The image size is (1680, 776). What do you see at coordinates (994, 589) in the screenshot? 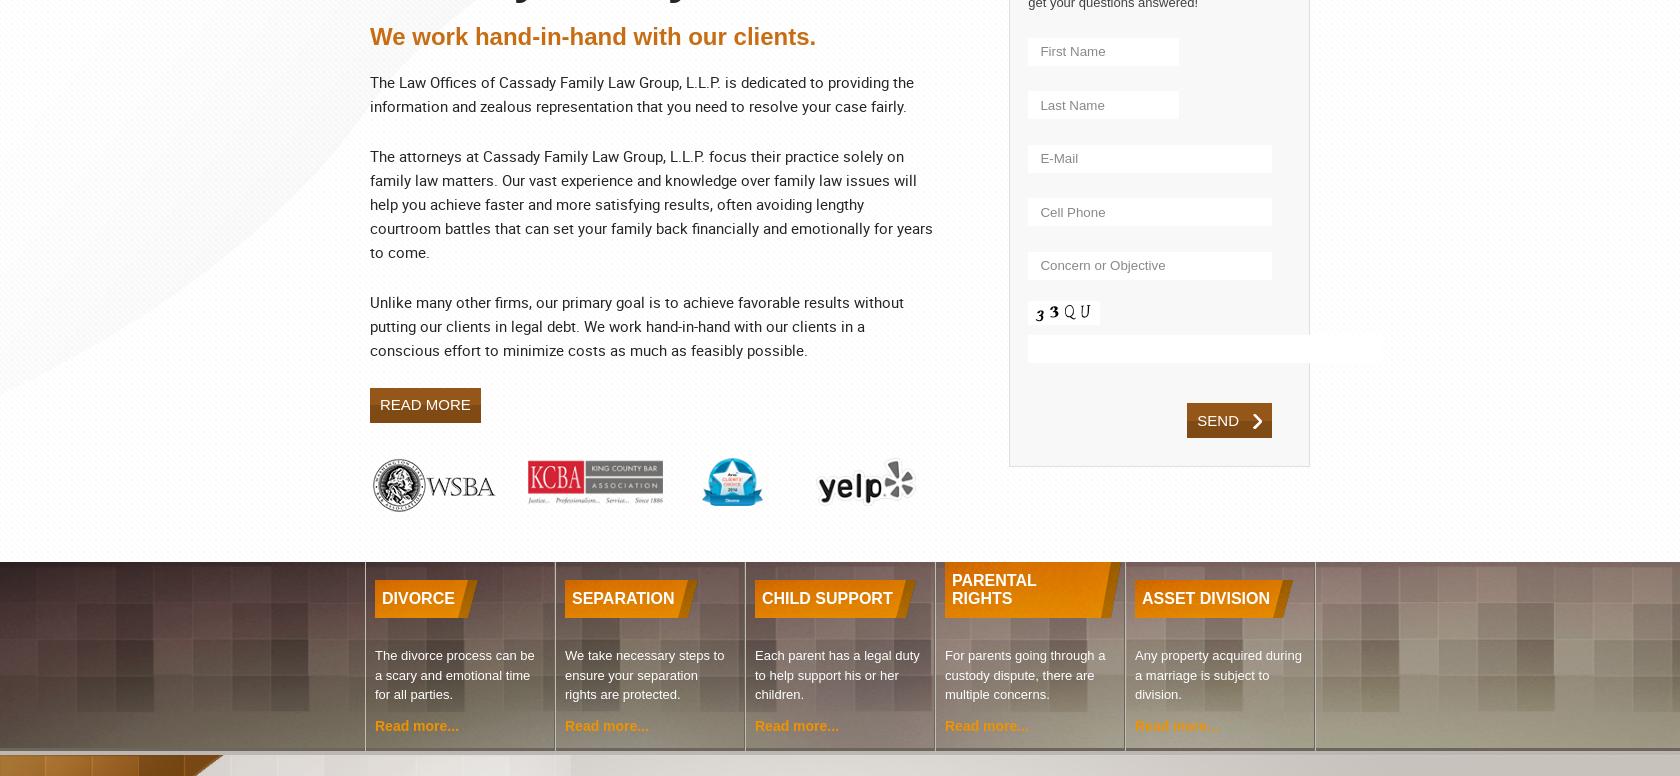
I see `'PARENTAL RIGHTS'` at bounding box center [994, 589].